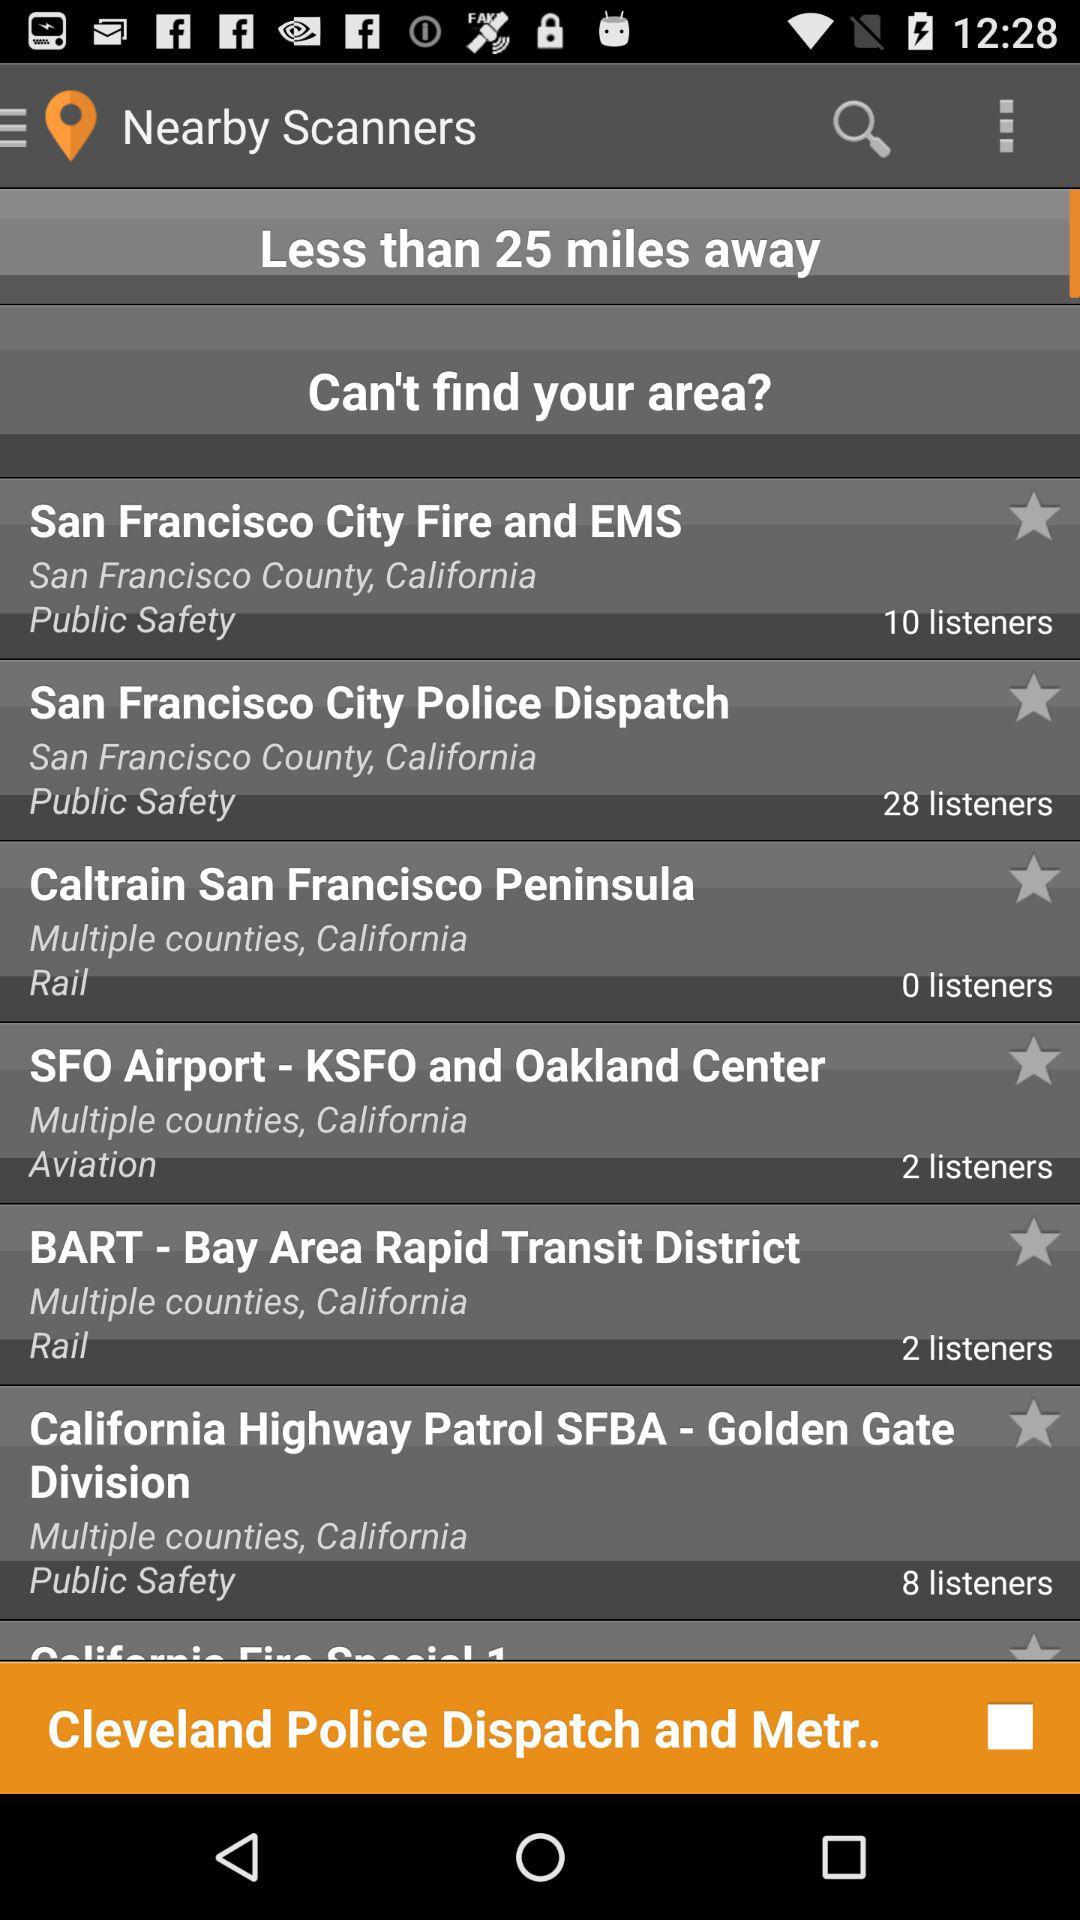 Image resolution: width=1080 pixels, height=1920 pixels. Describe the element at coordinates (980, 627) in the screenshot. I see `app next to the public safety app` at that location.